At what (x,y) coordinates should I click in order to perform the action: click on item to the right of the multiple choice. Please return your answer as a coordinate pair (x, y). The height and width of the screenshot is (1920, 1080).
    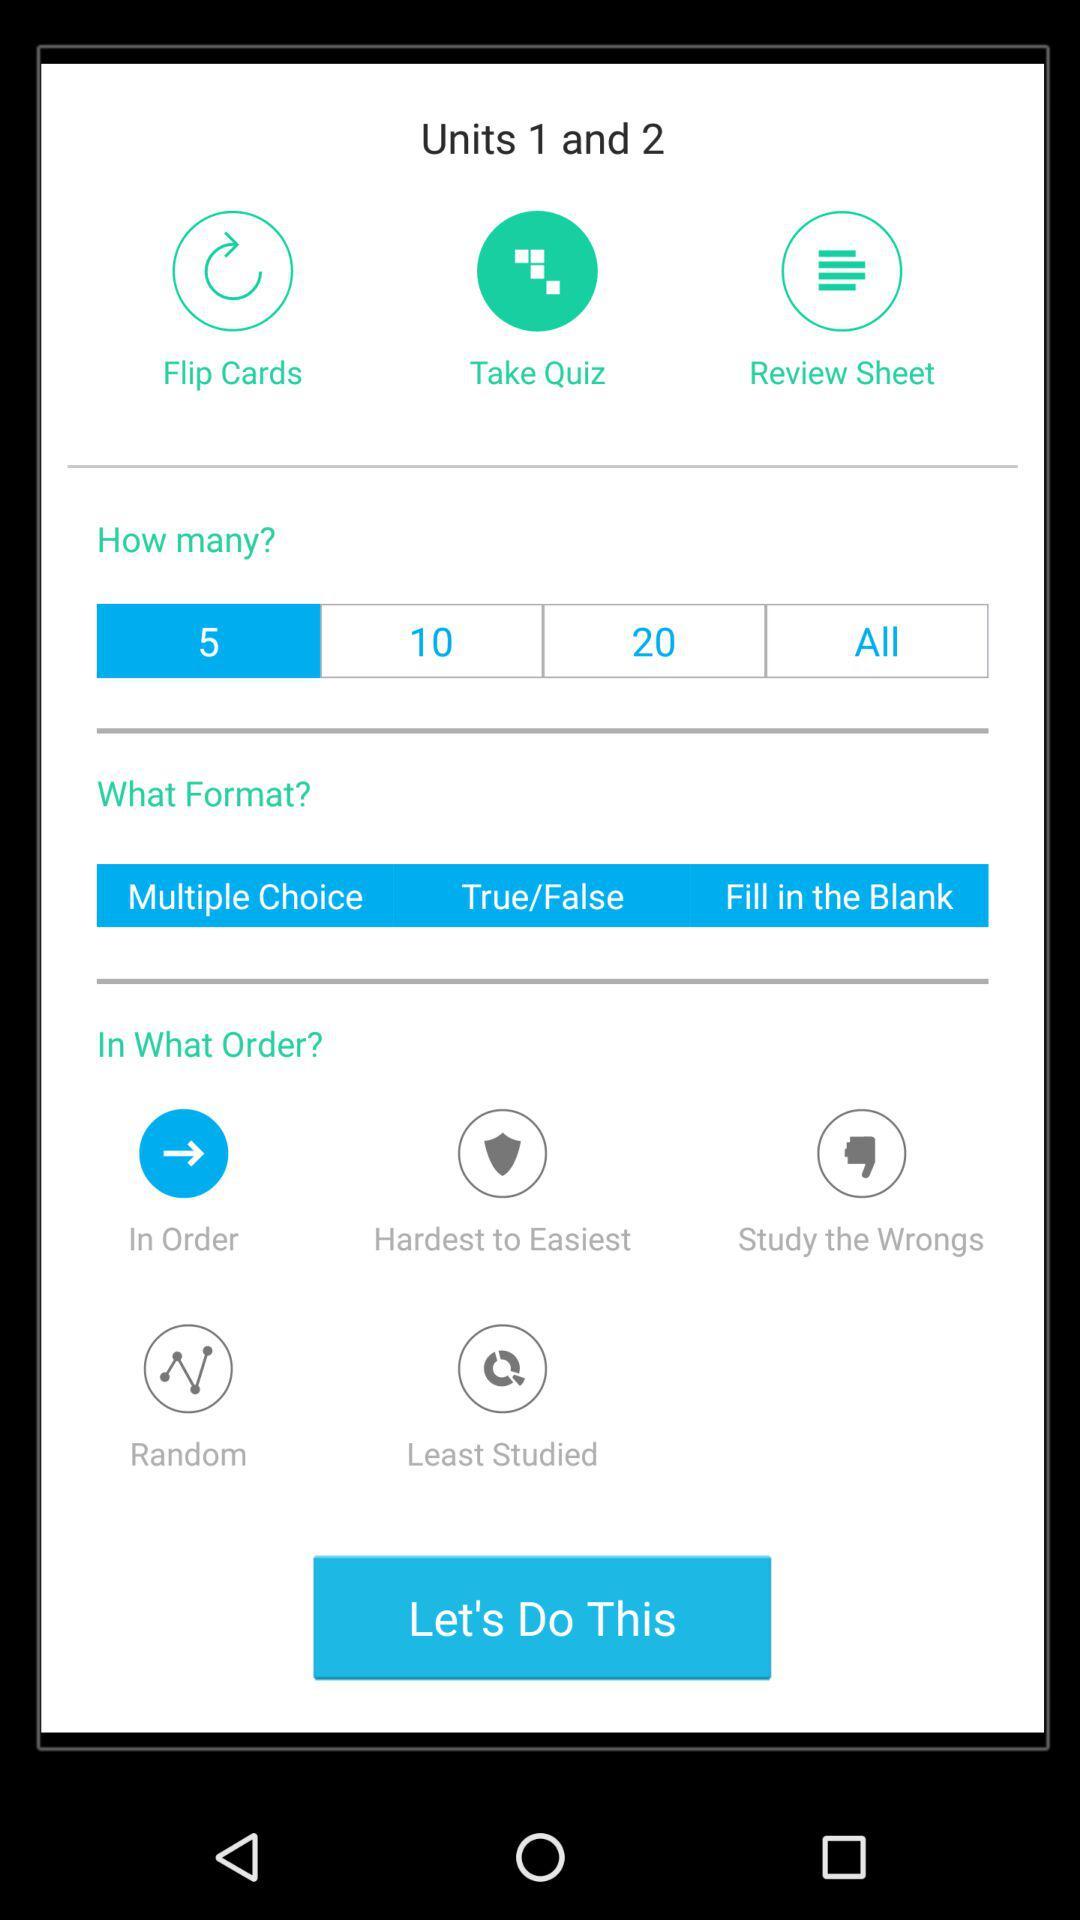
    Looking at the image, I should click on (542, 894).